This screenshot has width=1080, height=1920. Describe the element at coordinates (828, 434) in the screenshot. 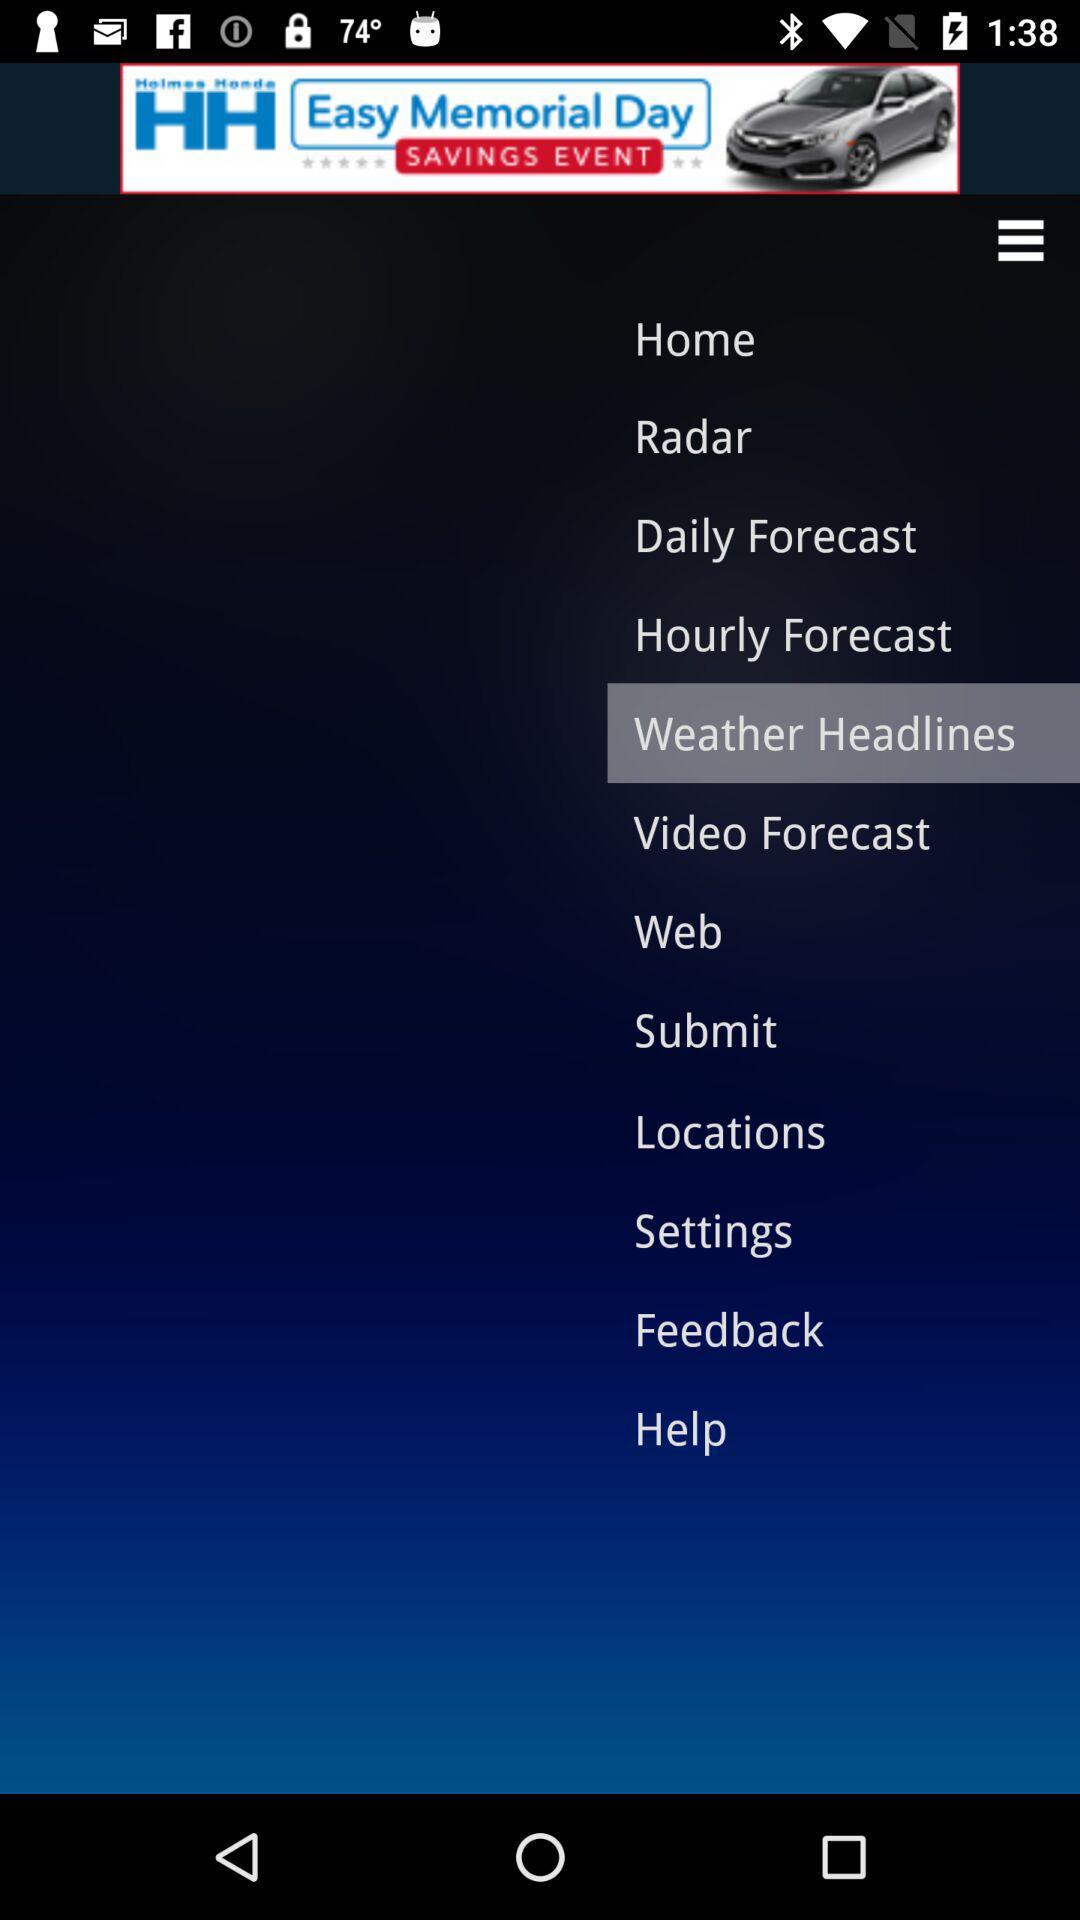

I see `item below home` at that location.